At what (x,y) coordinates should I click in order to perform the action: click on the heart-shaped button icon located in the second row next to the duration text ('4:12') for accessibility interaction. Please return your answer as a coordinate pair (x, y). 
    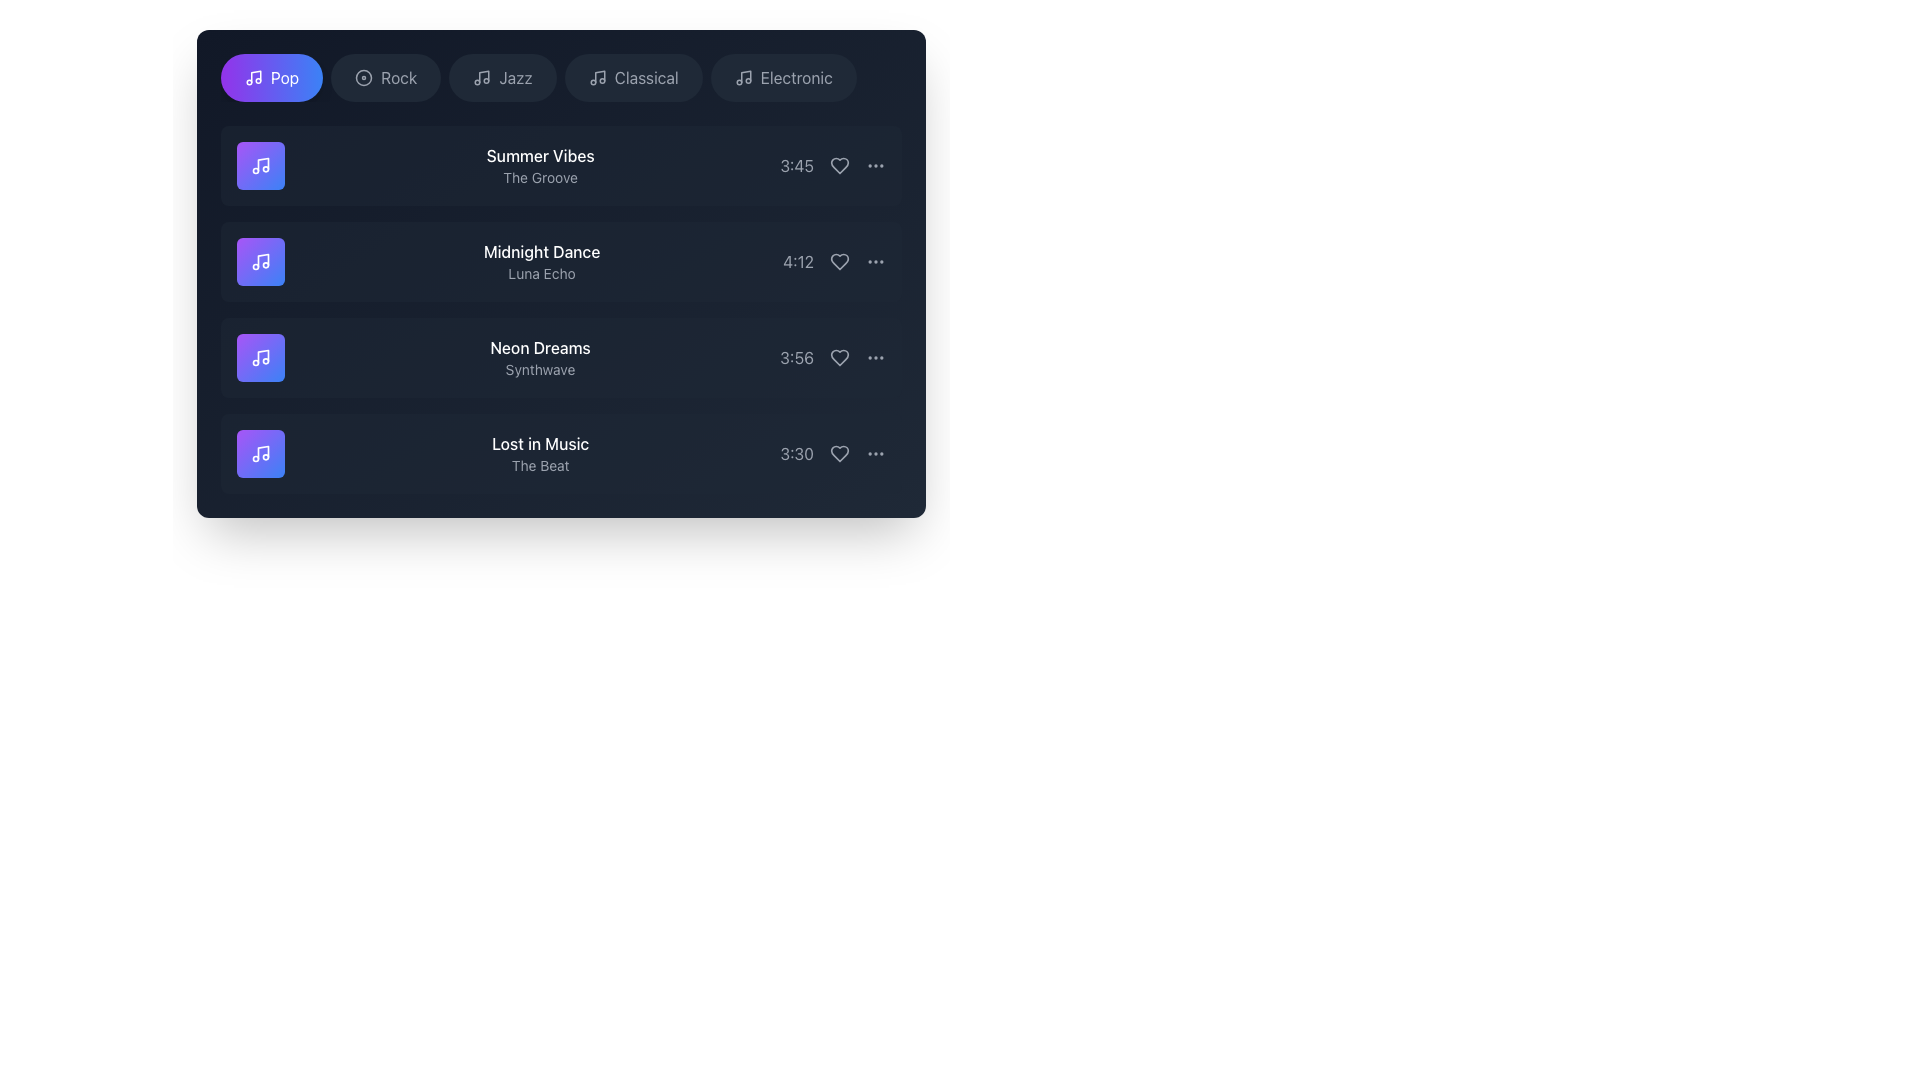
    Looking at the image, I should click on (840, 261).